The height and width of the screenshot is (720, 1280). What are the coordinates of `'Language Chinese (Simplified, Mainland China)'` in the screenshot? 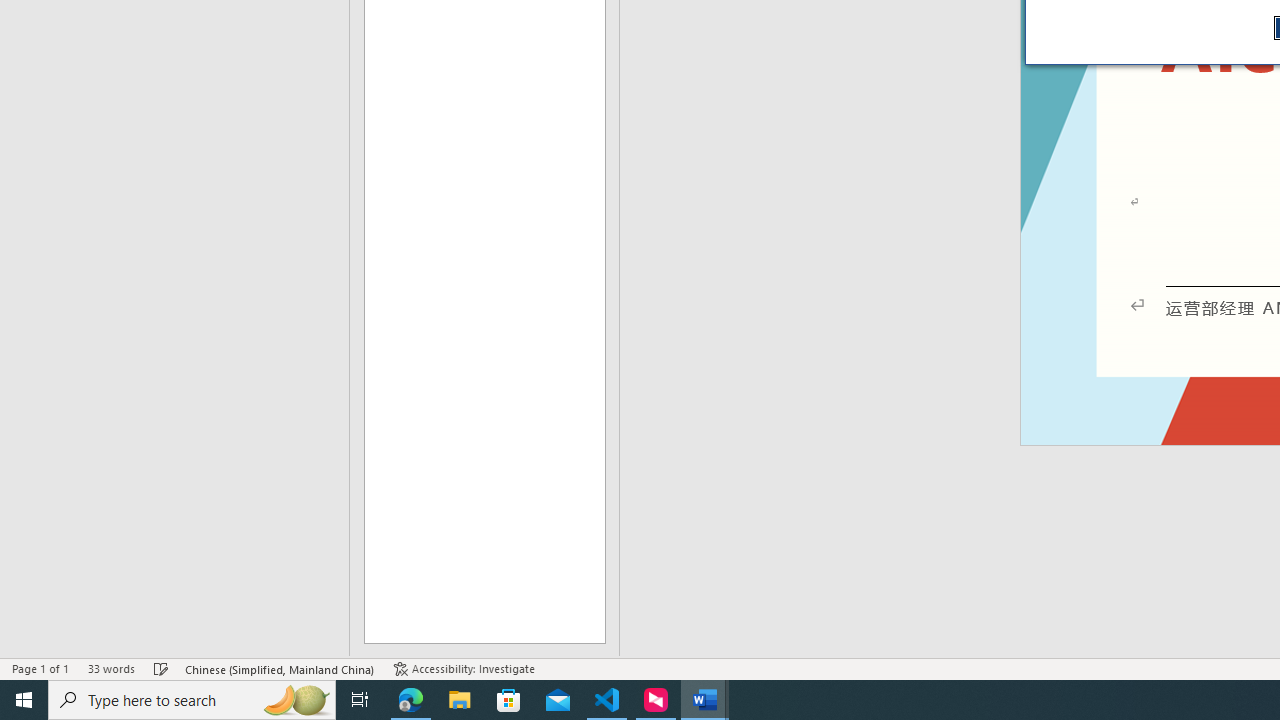 It's located at (279, 669).